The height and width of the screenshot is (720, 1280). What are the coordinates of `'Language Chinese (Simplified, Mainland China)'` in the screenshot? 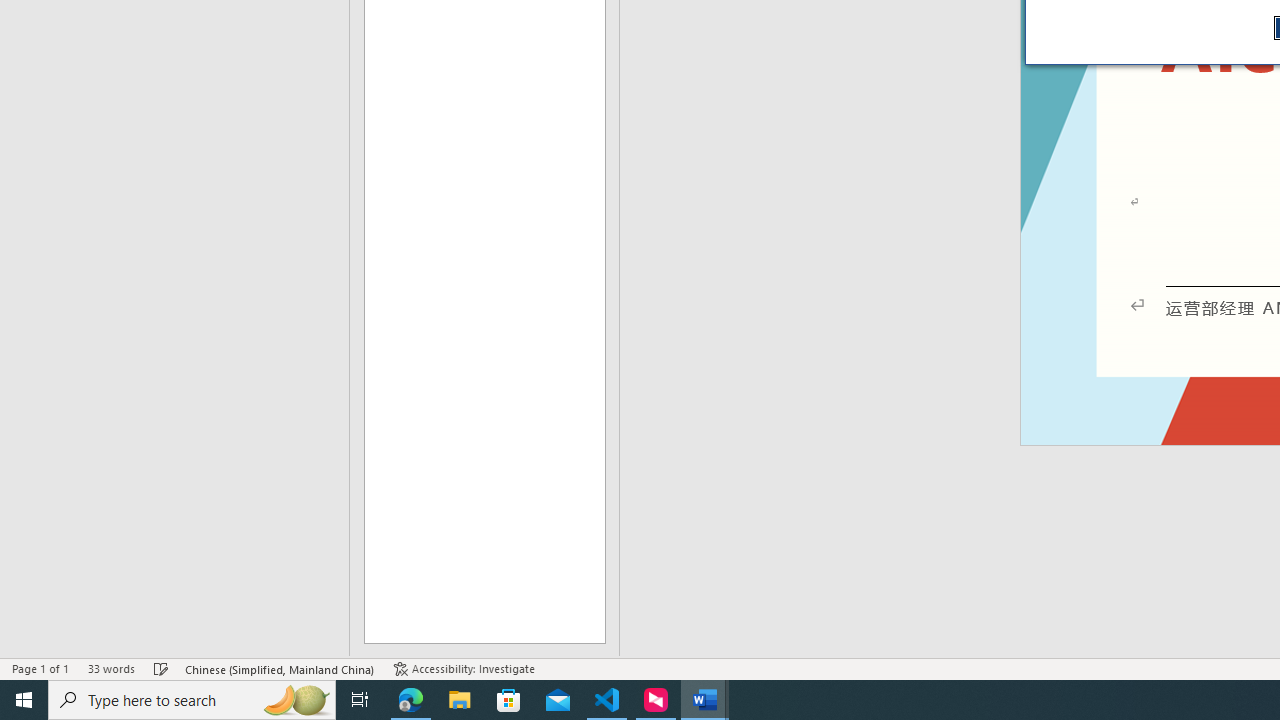 It's located at (279, 669).